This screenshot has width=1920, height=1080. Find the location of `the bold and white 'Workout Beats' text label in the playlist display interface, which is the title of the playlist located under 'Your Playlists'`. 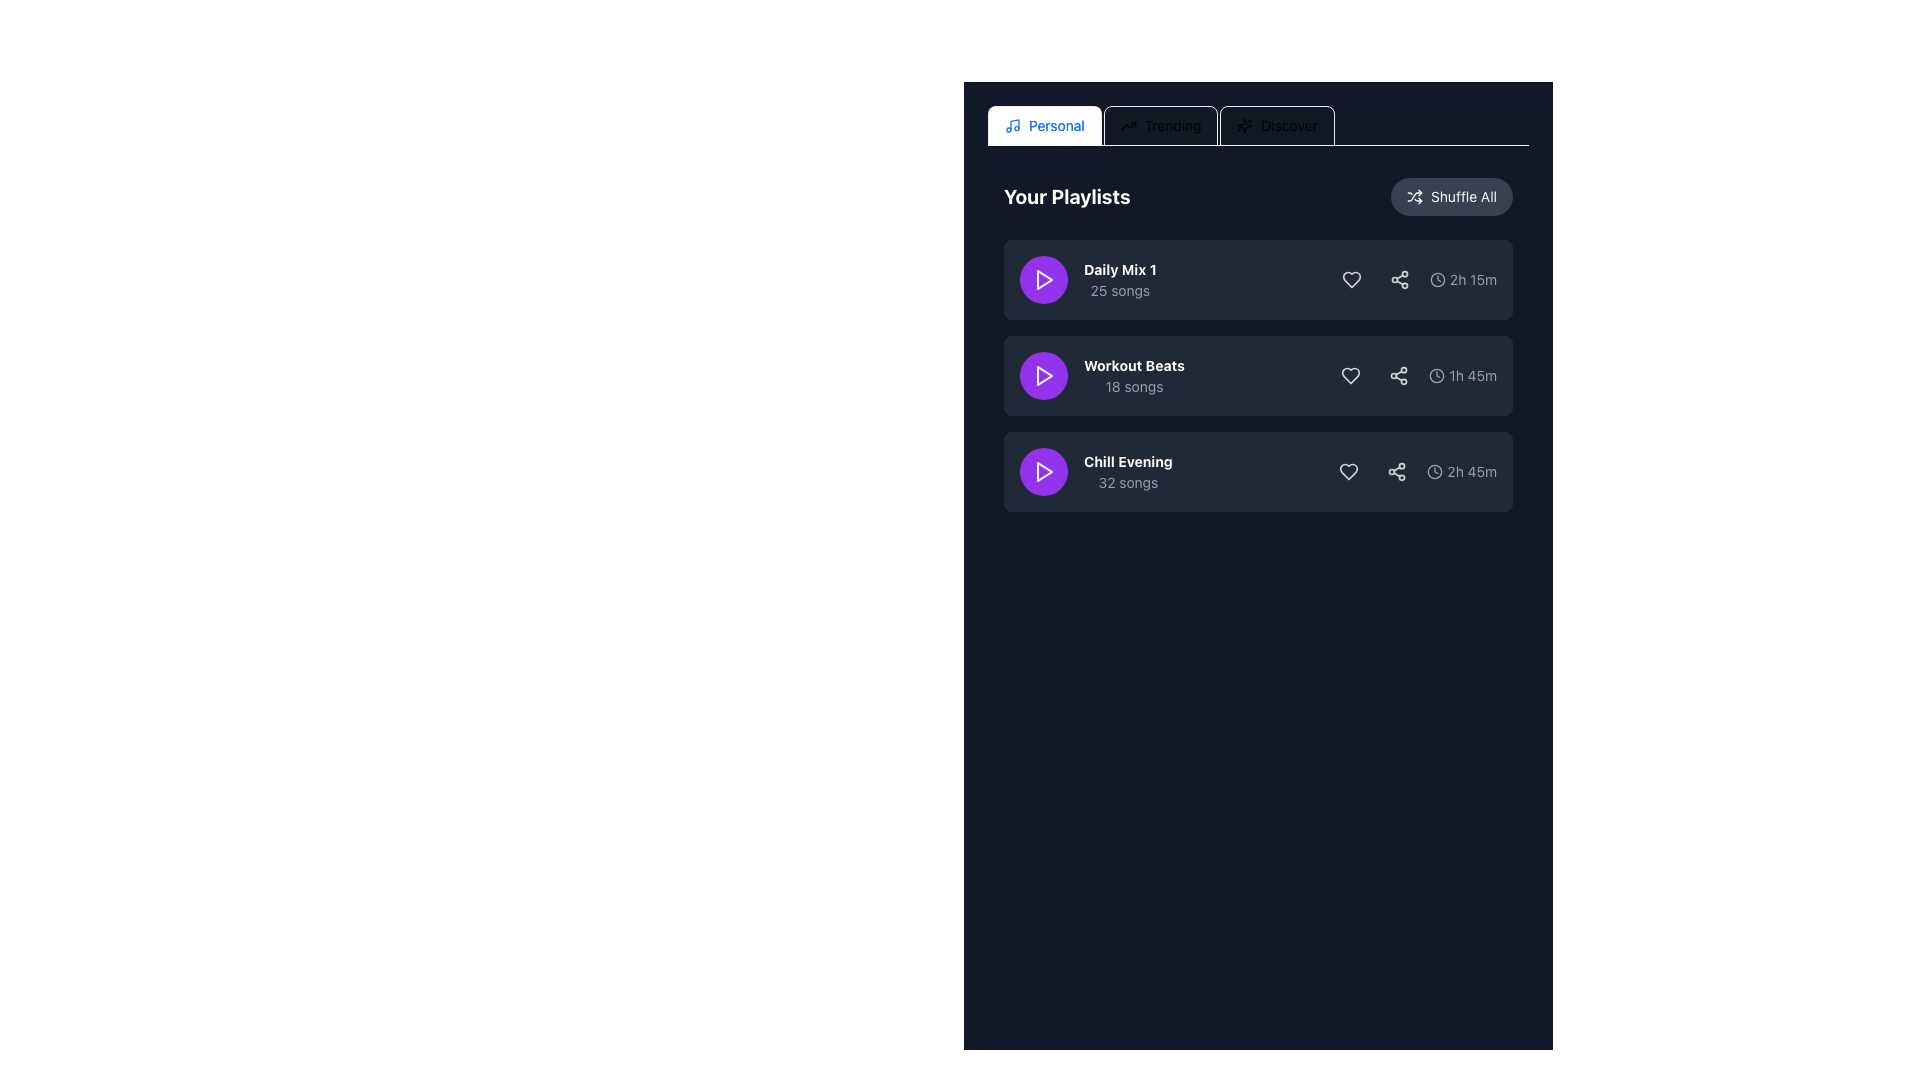

the bold and white 'Workout Beats' text label in the playlist display interface, which is the title of the playlist located under 'Your Playlists' is located at coordinates (1134, 366).